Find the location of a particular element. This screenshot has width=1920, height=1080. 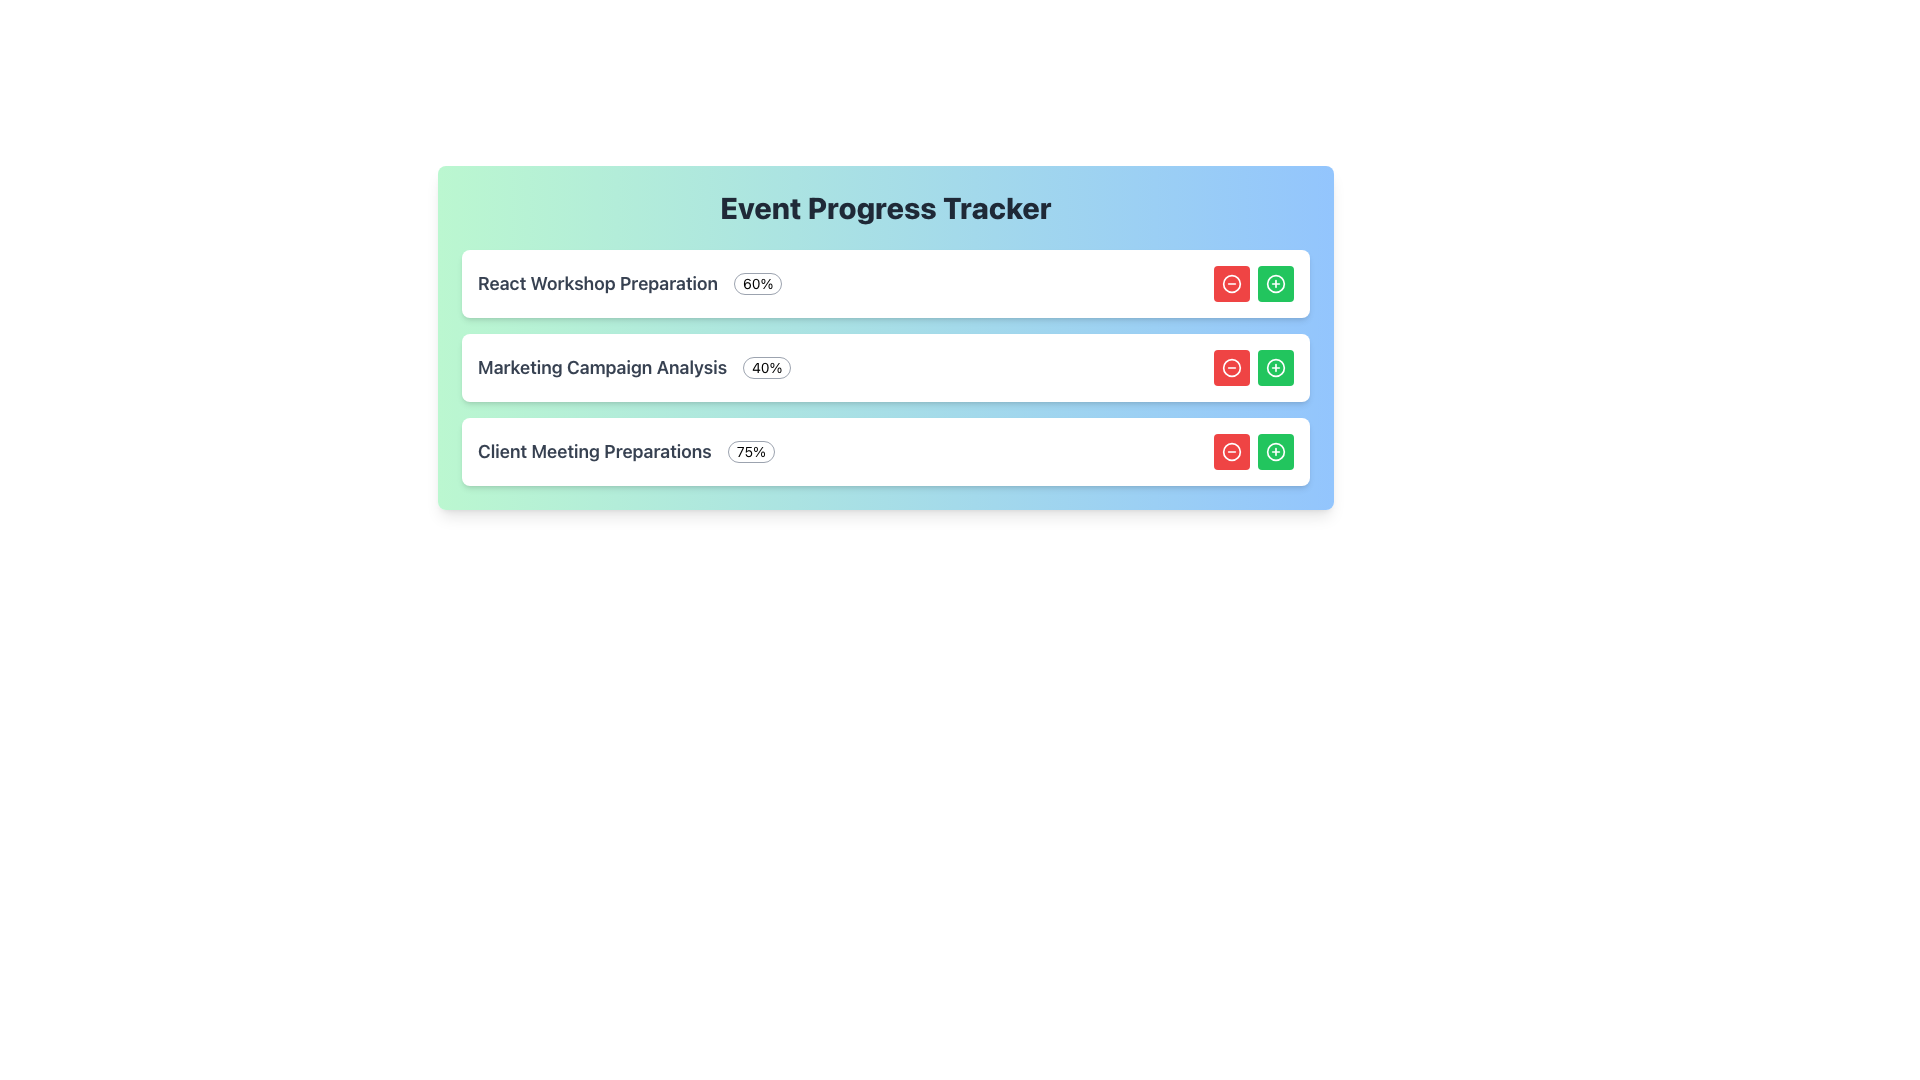

the rounded label displaying '60%' which is located in the progress tracker interface, immediately following the item title 'React Workshop Preparation' is located at coordinates (757, 284).